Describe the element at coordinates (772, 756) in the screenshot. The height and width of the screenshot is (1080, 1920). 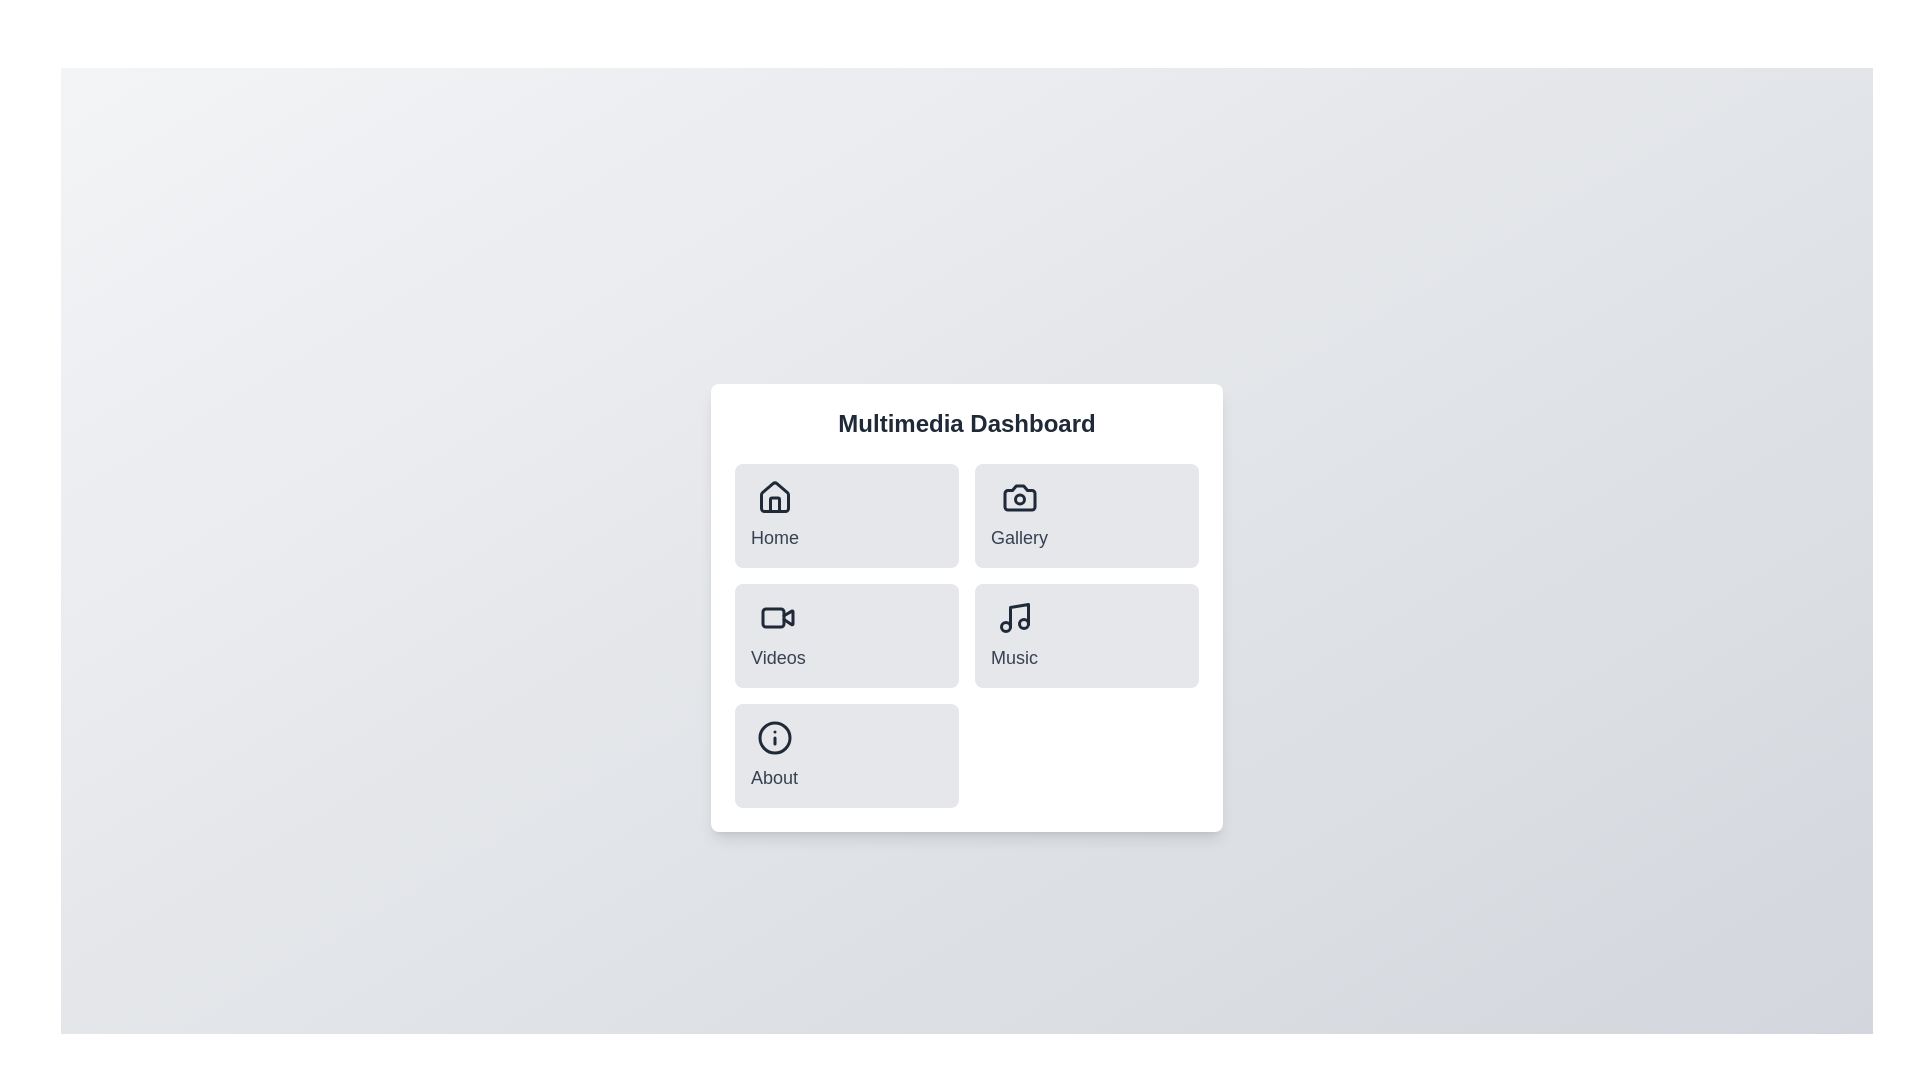
I see `the menu item labeled About to display its description` at that location.